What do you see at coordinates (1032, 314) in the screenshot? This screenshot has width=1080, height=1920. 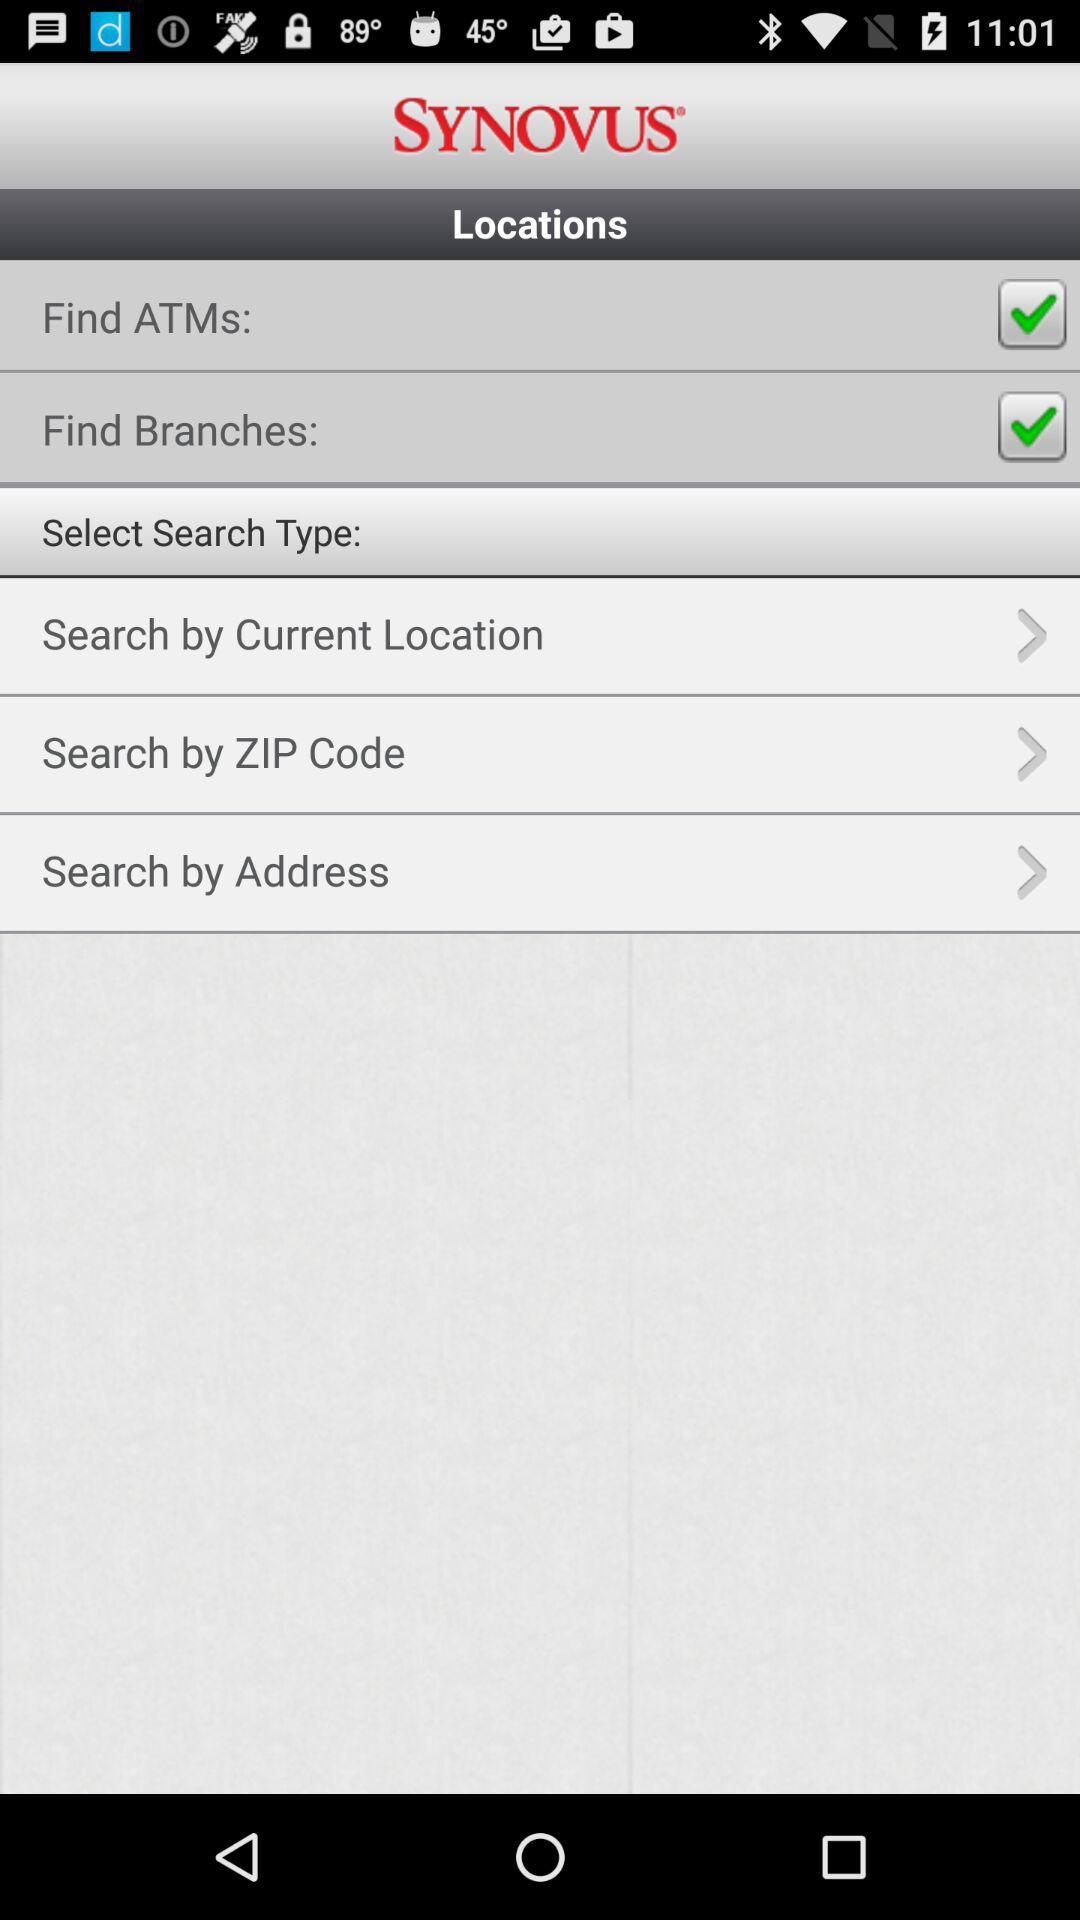 I see `the item to the right of the find atms:` at bounding box center [1032, 314].